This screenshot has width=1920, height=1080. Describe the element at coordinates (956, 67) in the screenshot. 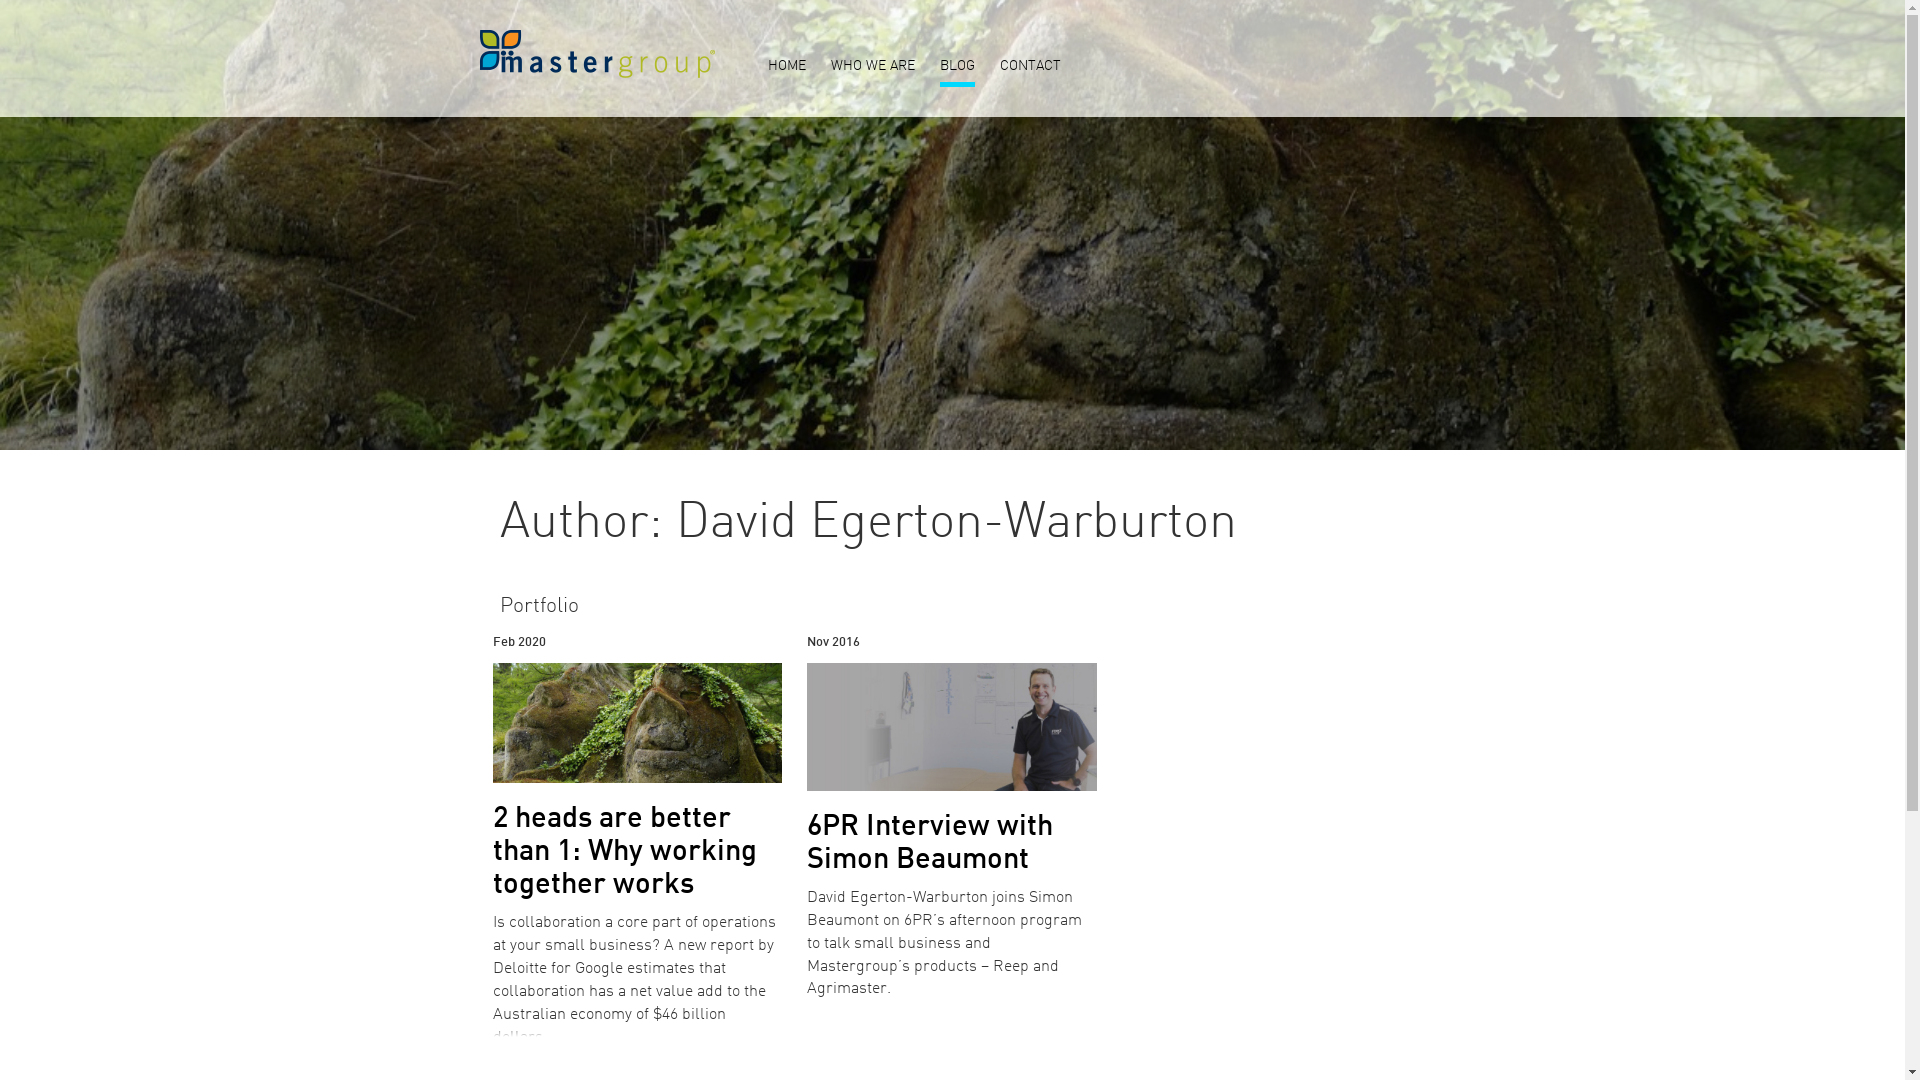

I see `'BLOG'` at that location.